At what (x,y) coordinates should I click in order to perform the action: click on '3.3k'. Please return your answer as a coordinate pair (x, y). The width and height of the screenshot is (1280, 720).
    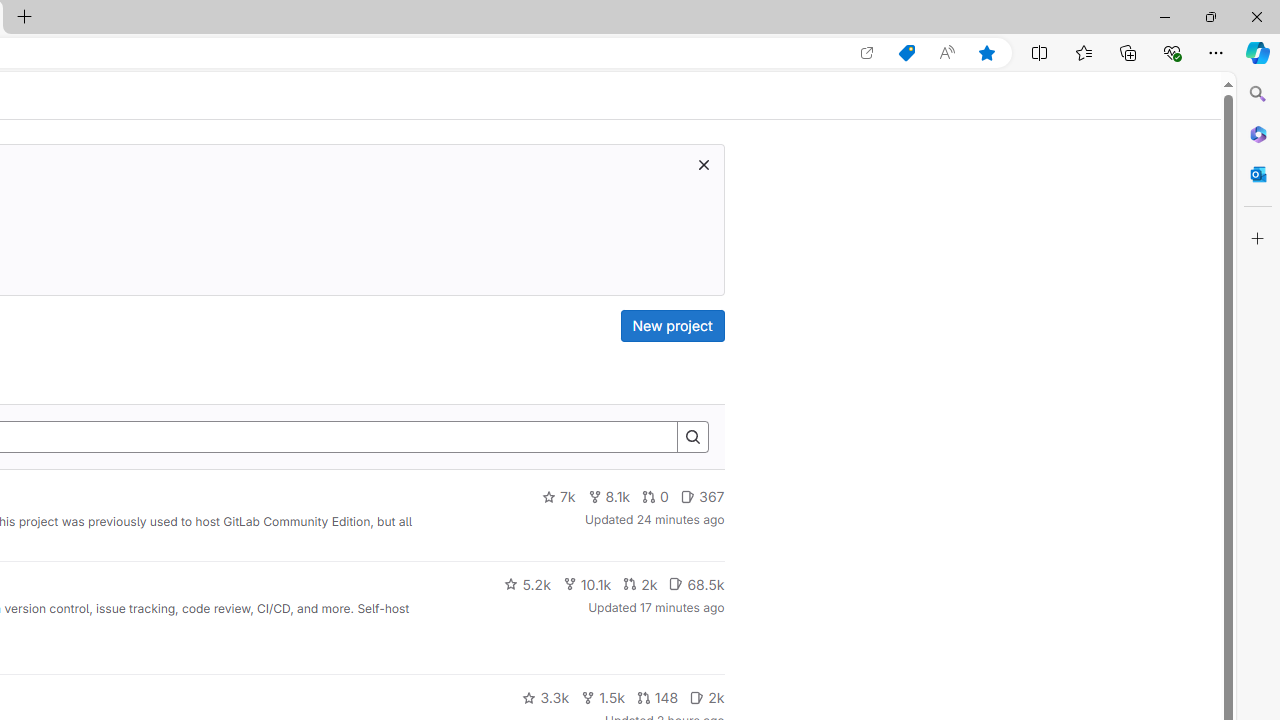
    Looking at the image, I should click on (545, 697).